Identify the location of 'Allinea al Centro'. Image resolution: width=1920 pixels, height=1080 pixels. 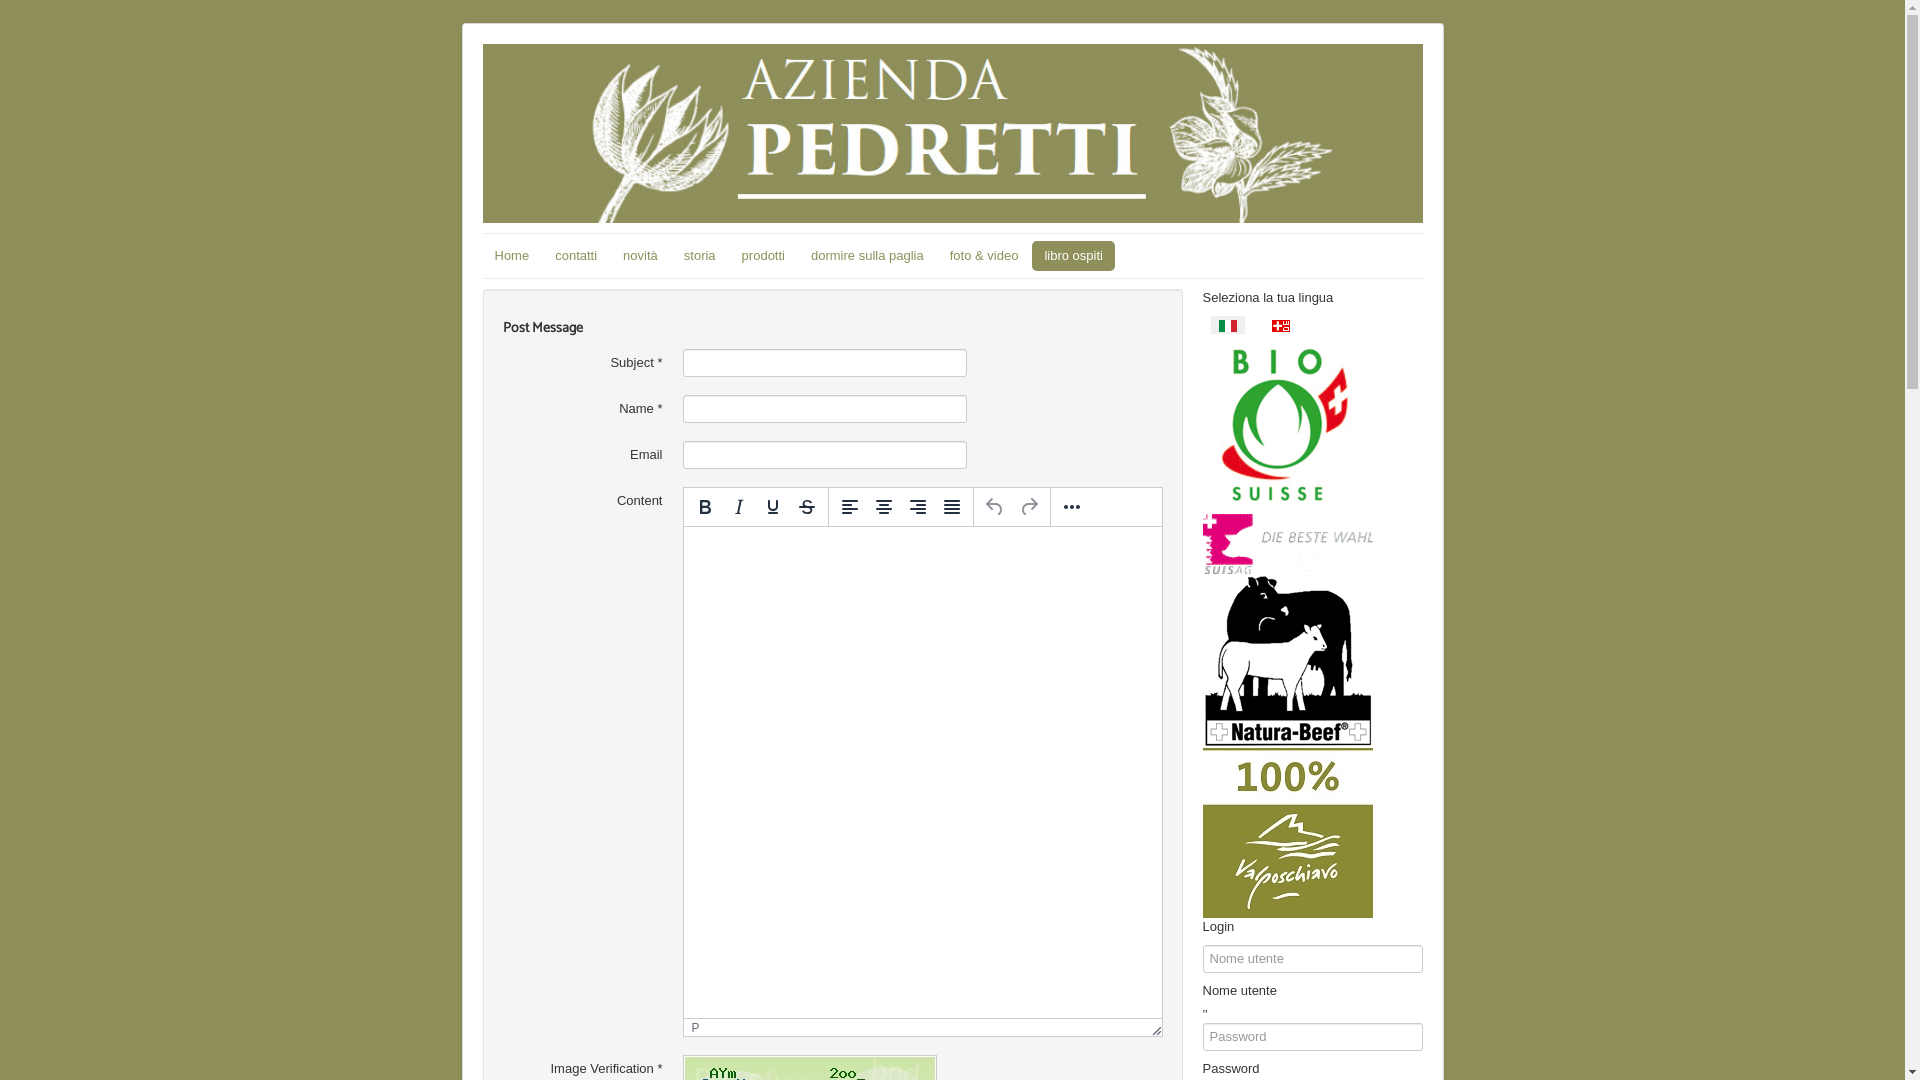
(882, 505).